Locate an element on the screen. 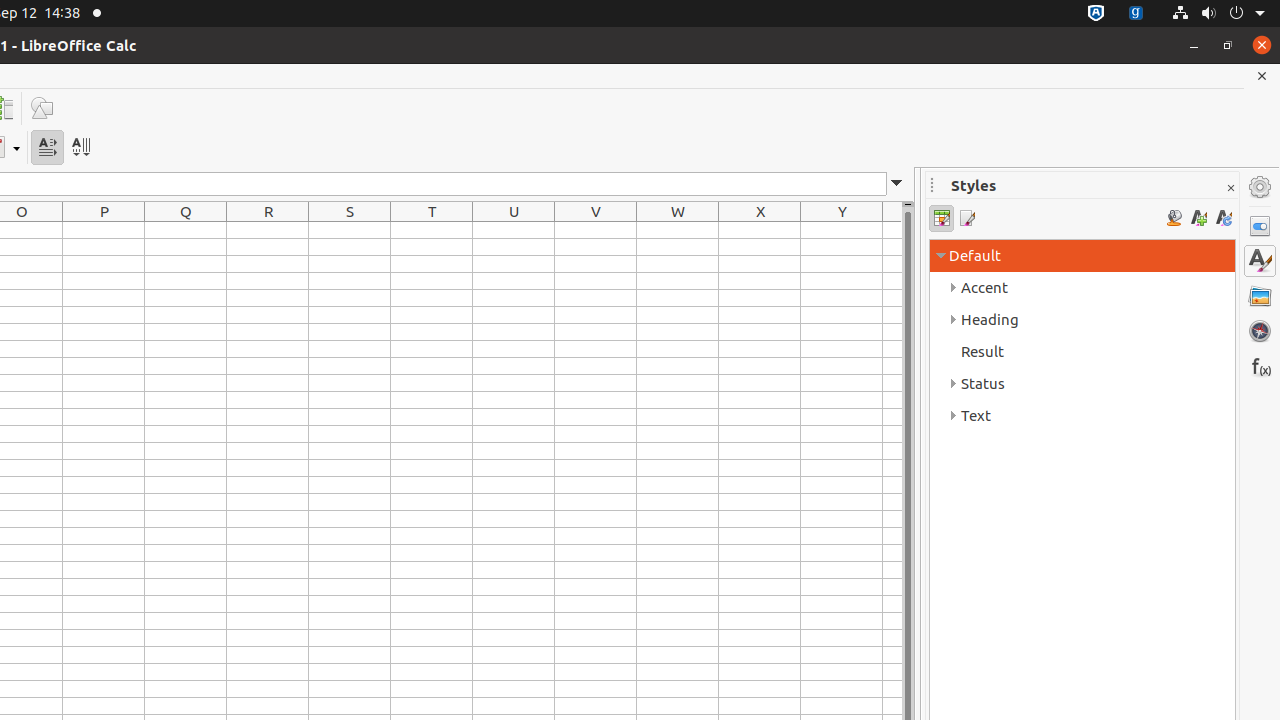 The image size is (1280, 720). 'Y1' is located at coordinates (841, 229).